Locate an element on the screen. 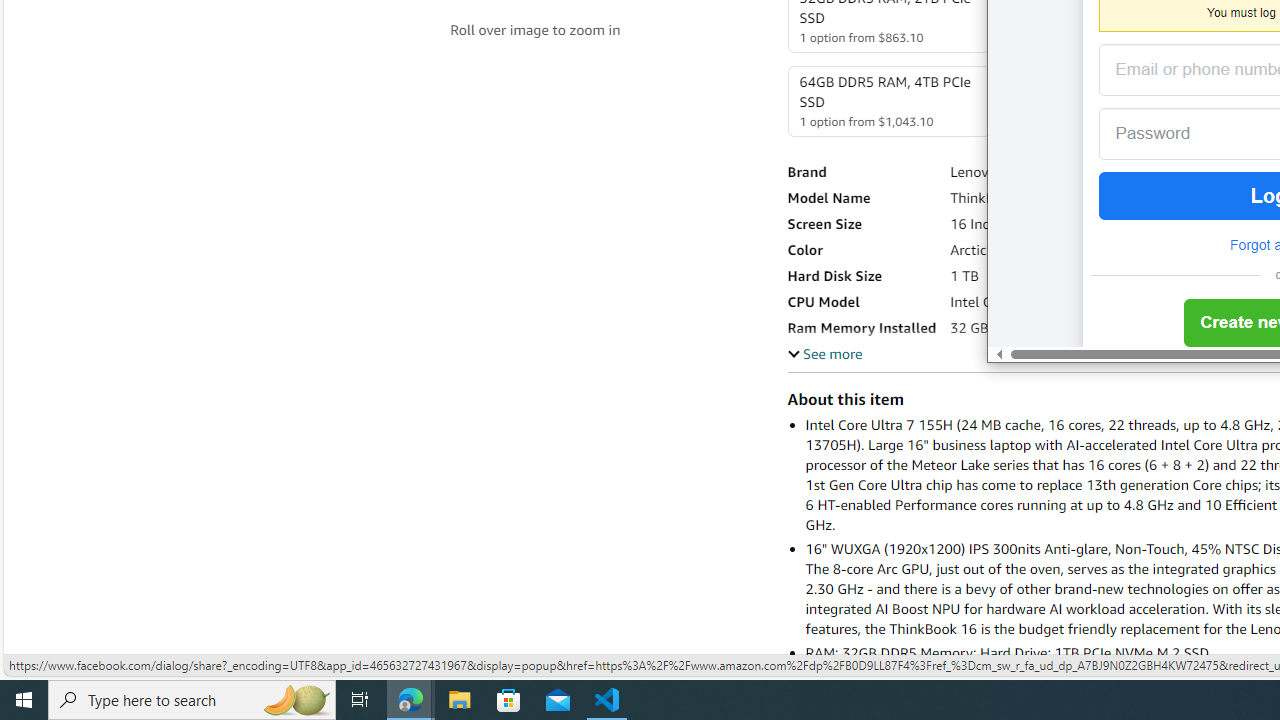  'Microsoft Edge - 2 running windows' is located at coordinates (410, 698).